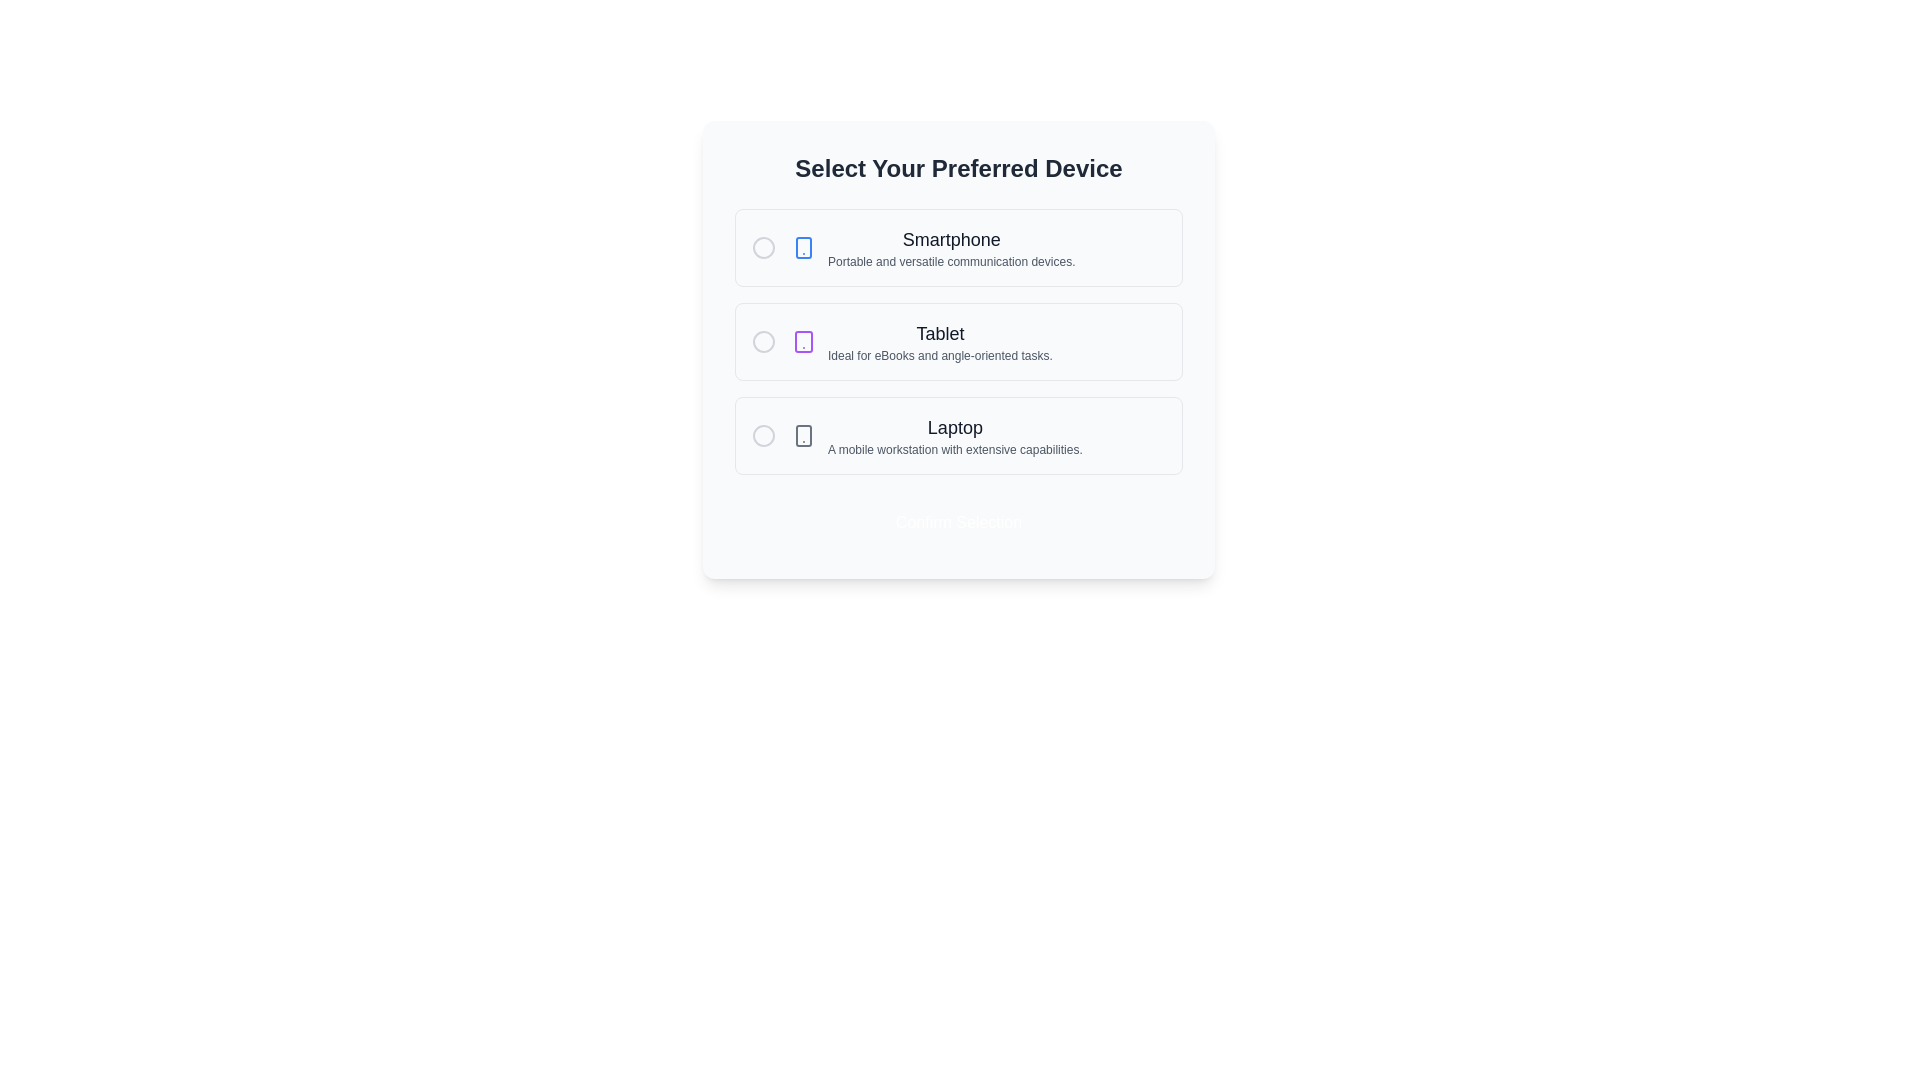 The image size is (1920, 1080). Describe the element at coordinates (921, 341) in the screenshot. I see `the second item in the 'Select Your Preferred Device' list, which features a purple tablet icon and bold text 'Tablet'` at that location.